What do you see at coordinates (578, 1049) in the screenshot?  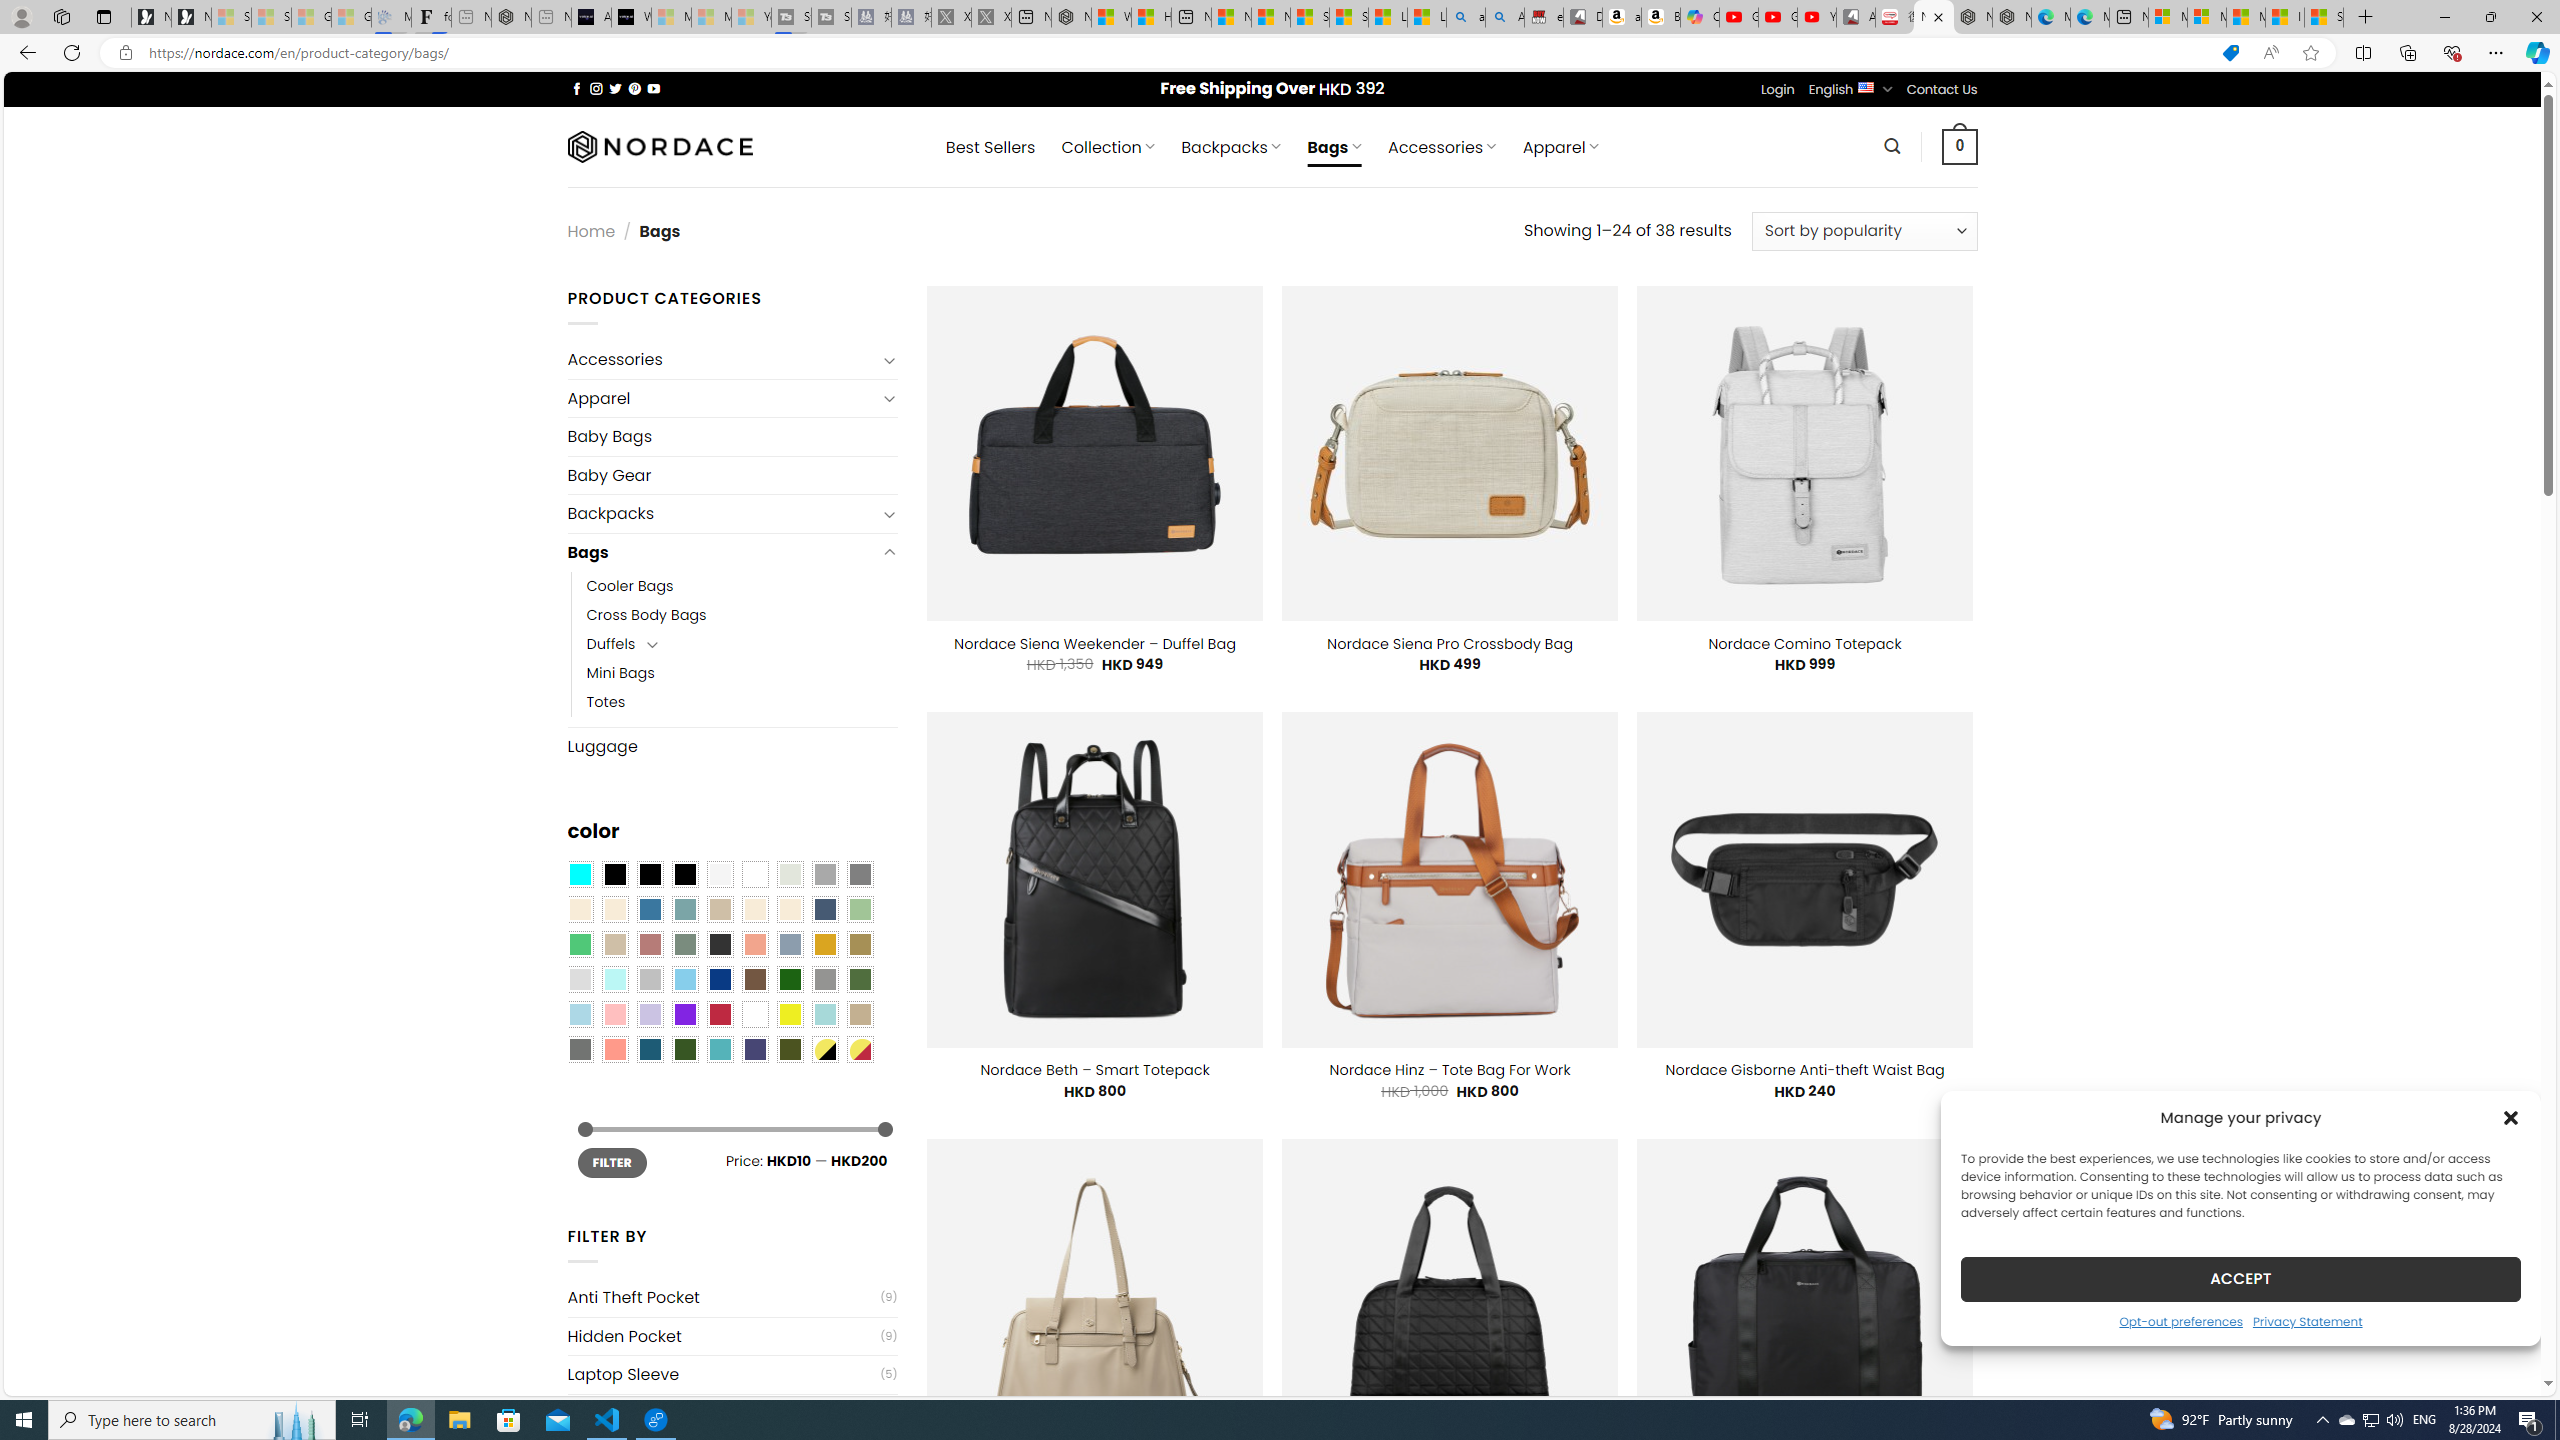 I see `'Dull Nickle'` at bounding box center [578, 1049].